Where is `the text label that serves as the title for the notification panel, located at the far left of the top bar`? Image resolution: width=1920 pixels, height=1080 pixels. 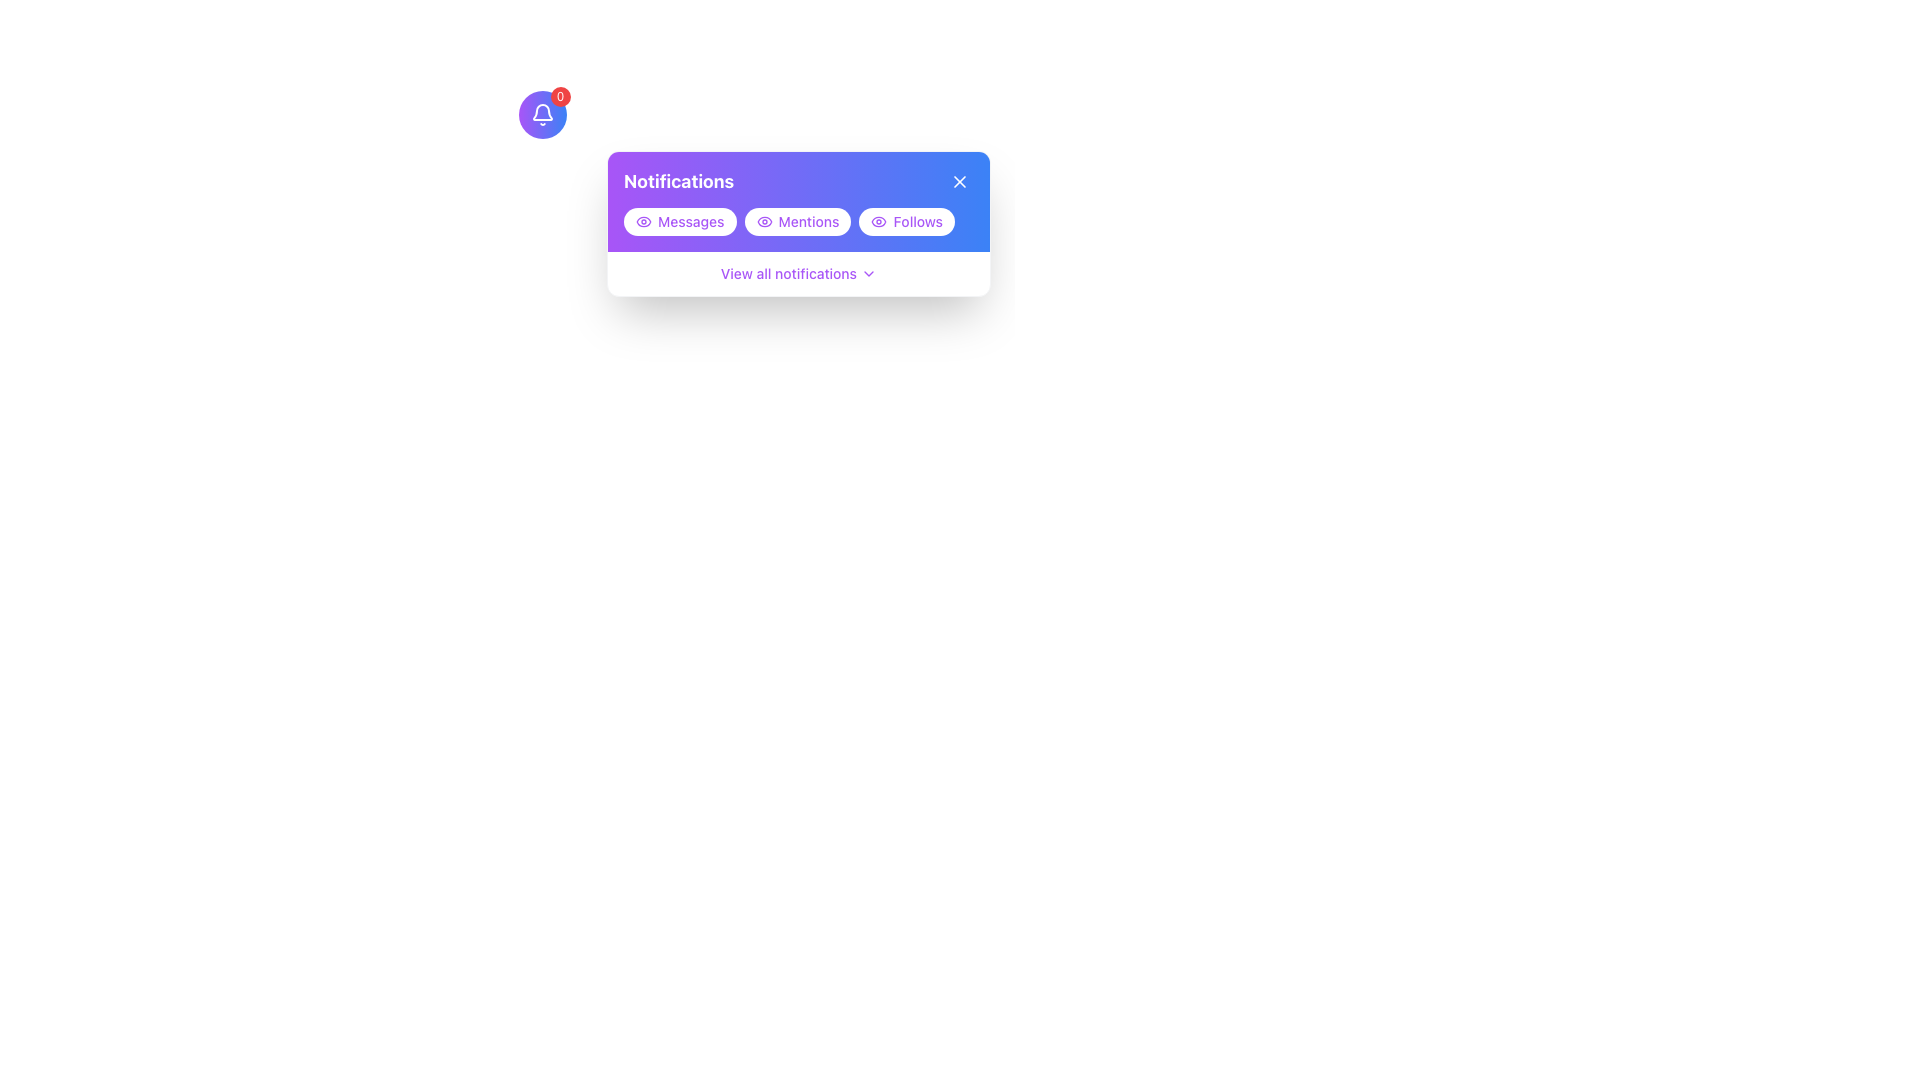
the text label that serves as the title for the notification panel, located at the far left of the top bar is located at coordinates (679, 181).